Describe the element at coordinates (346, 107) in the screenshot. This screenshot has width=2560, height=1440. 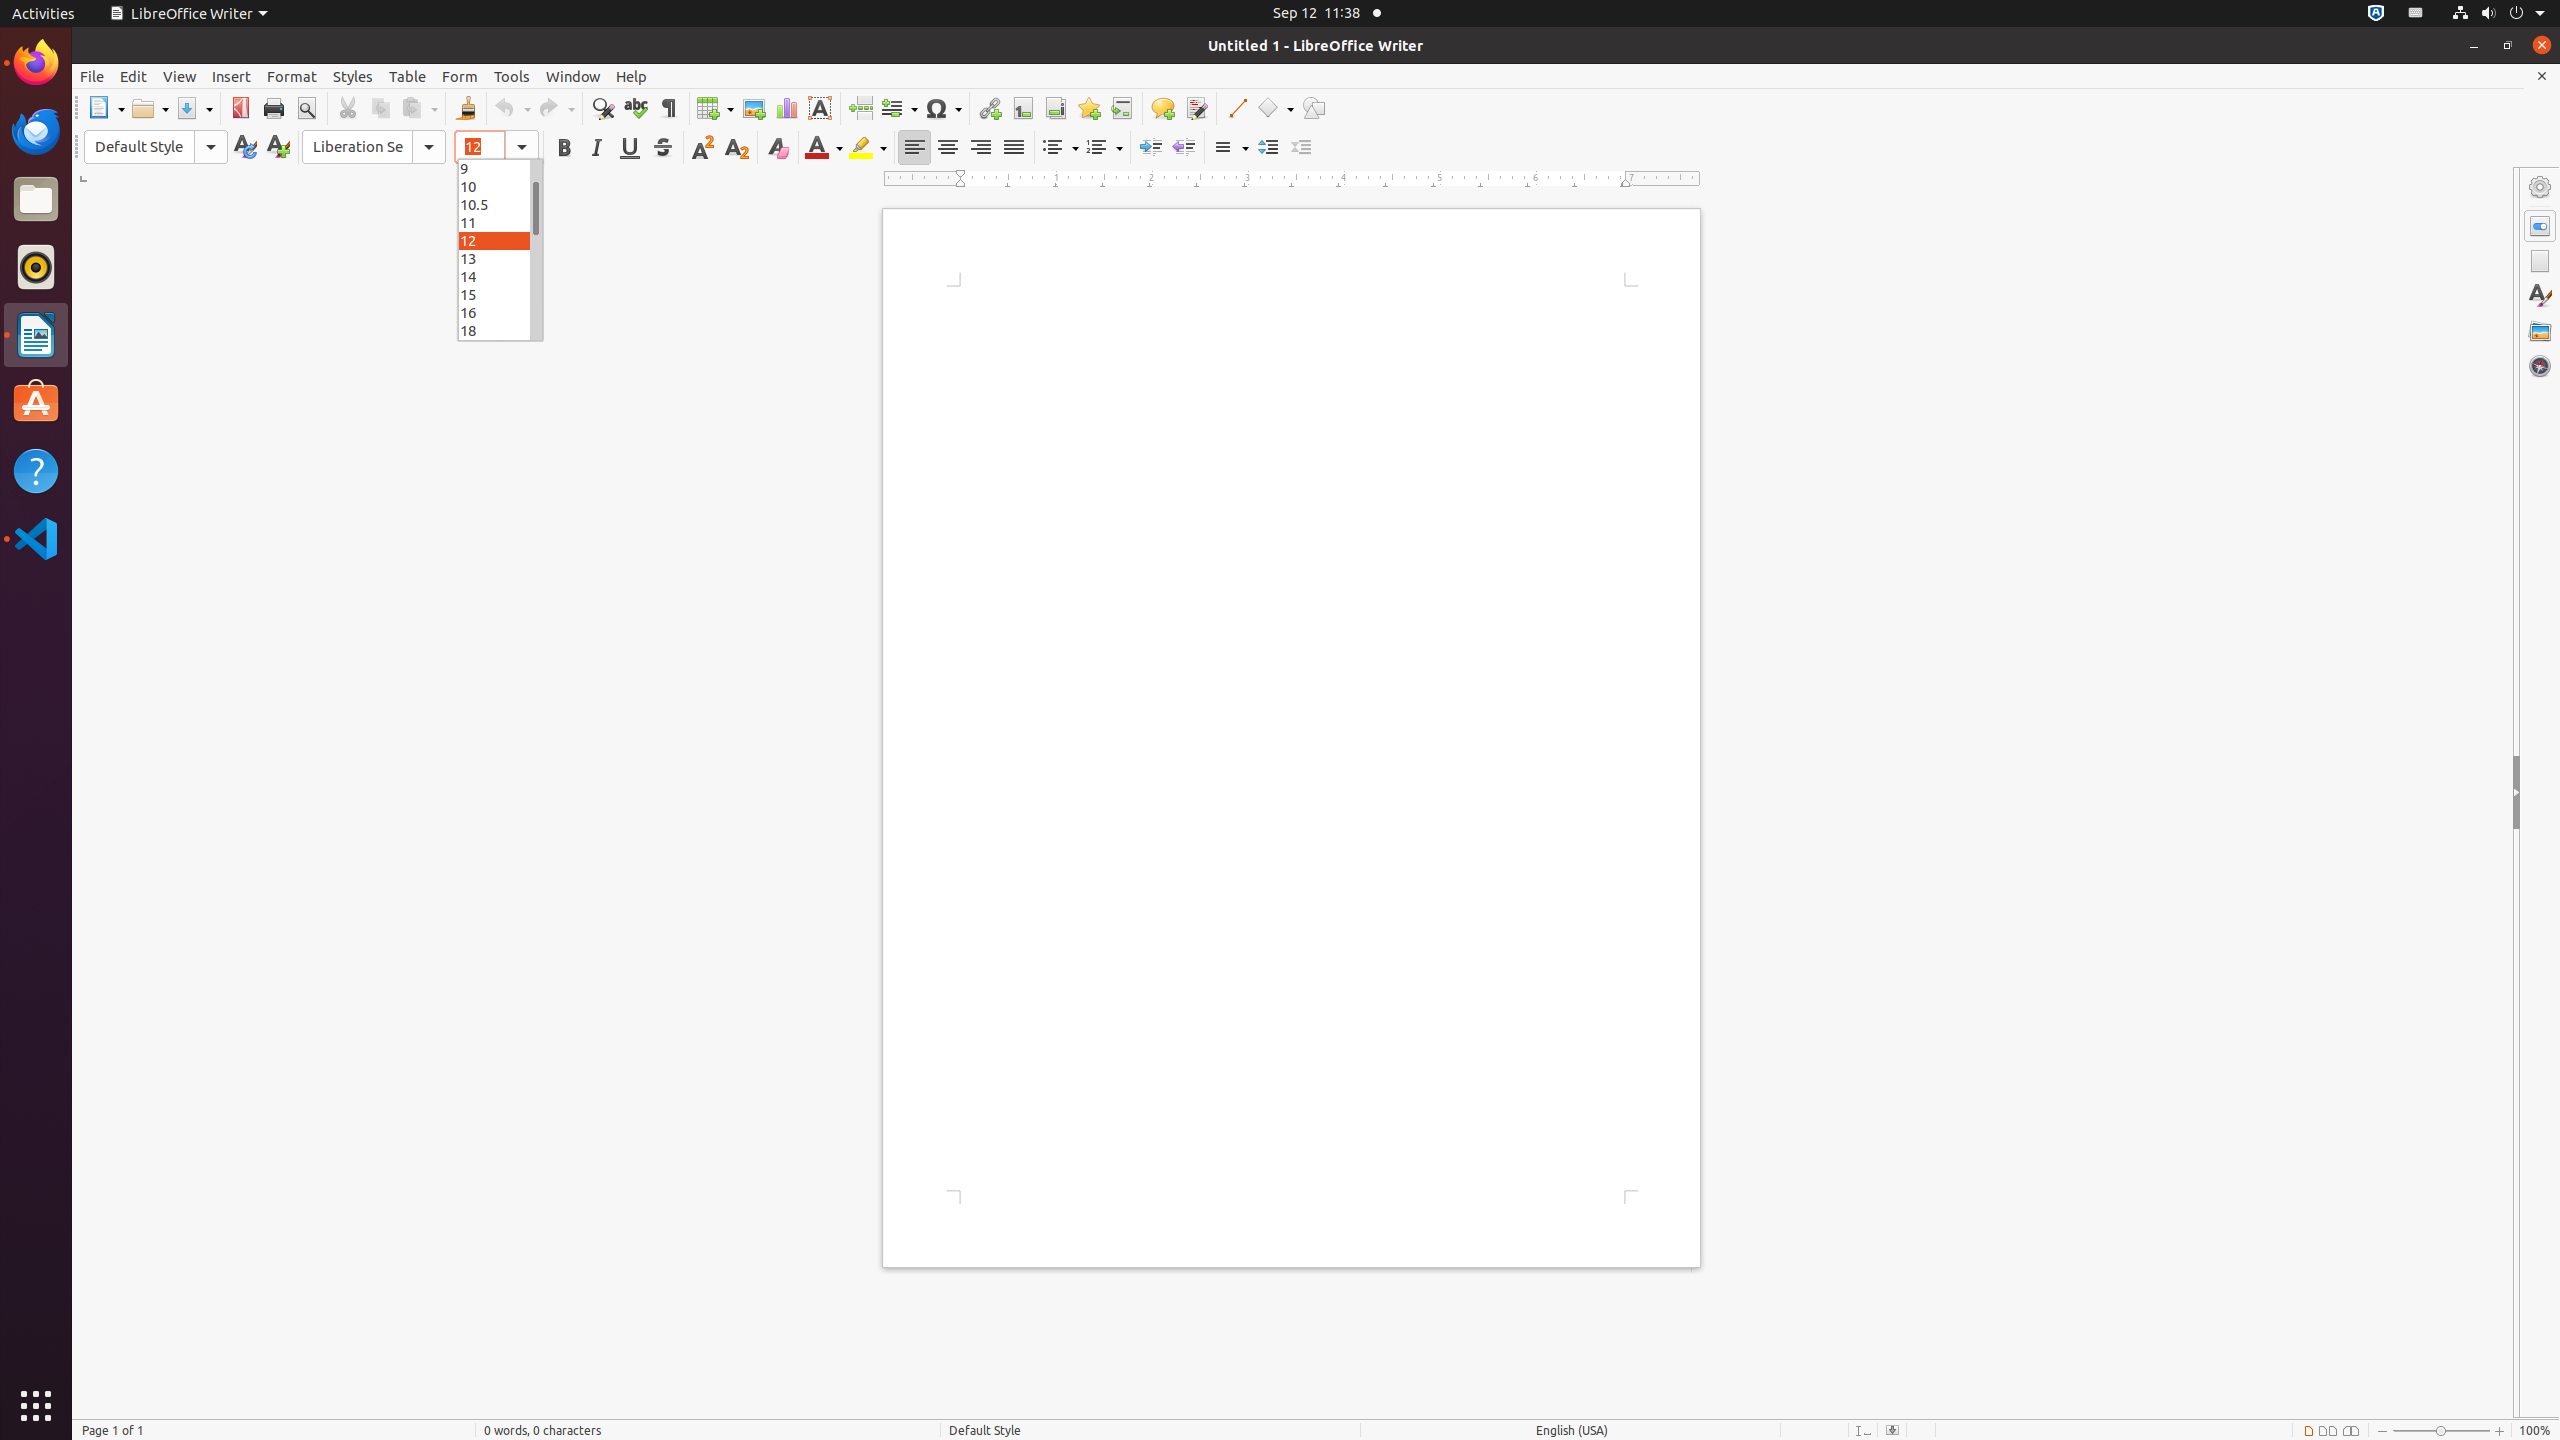
I see `'Cut'` at that location.